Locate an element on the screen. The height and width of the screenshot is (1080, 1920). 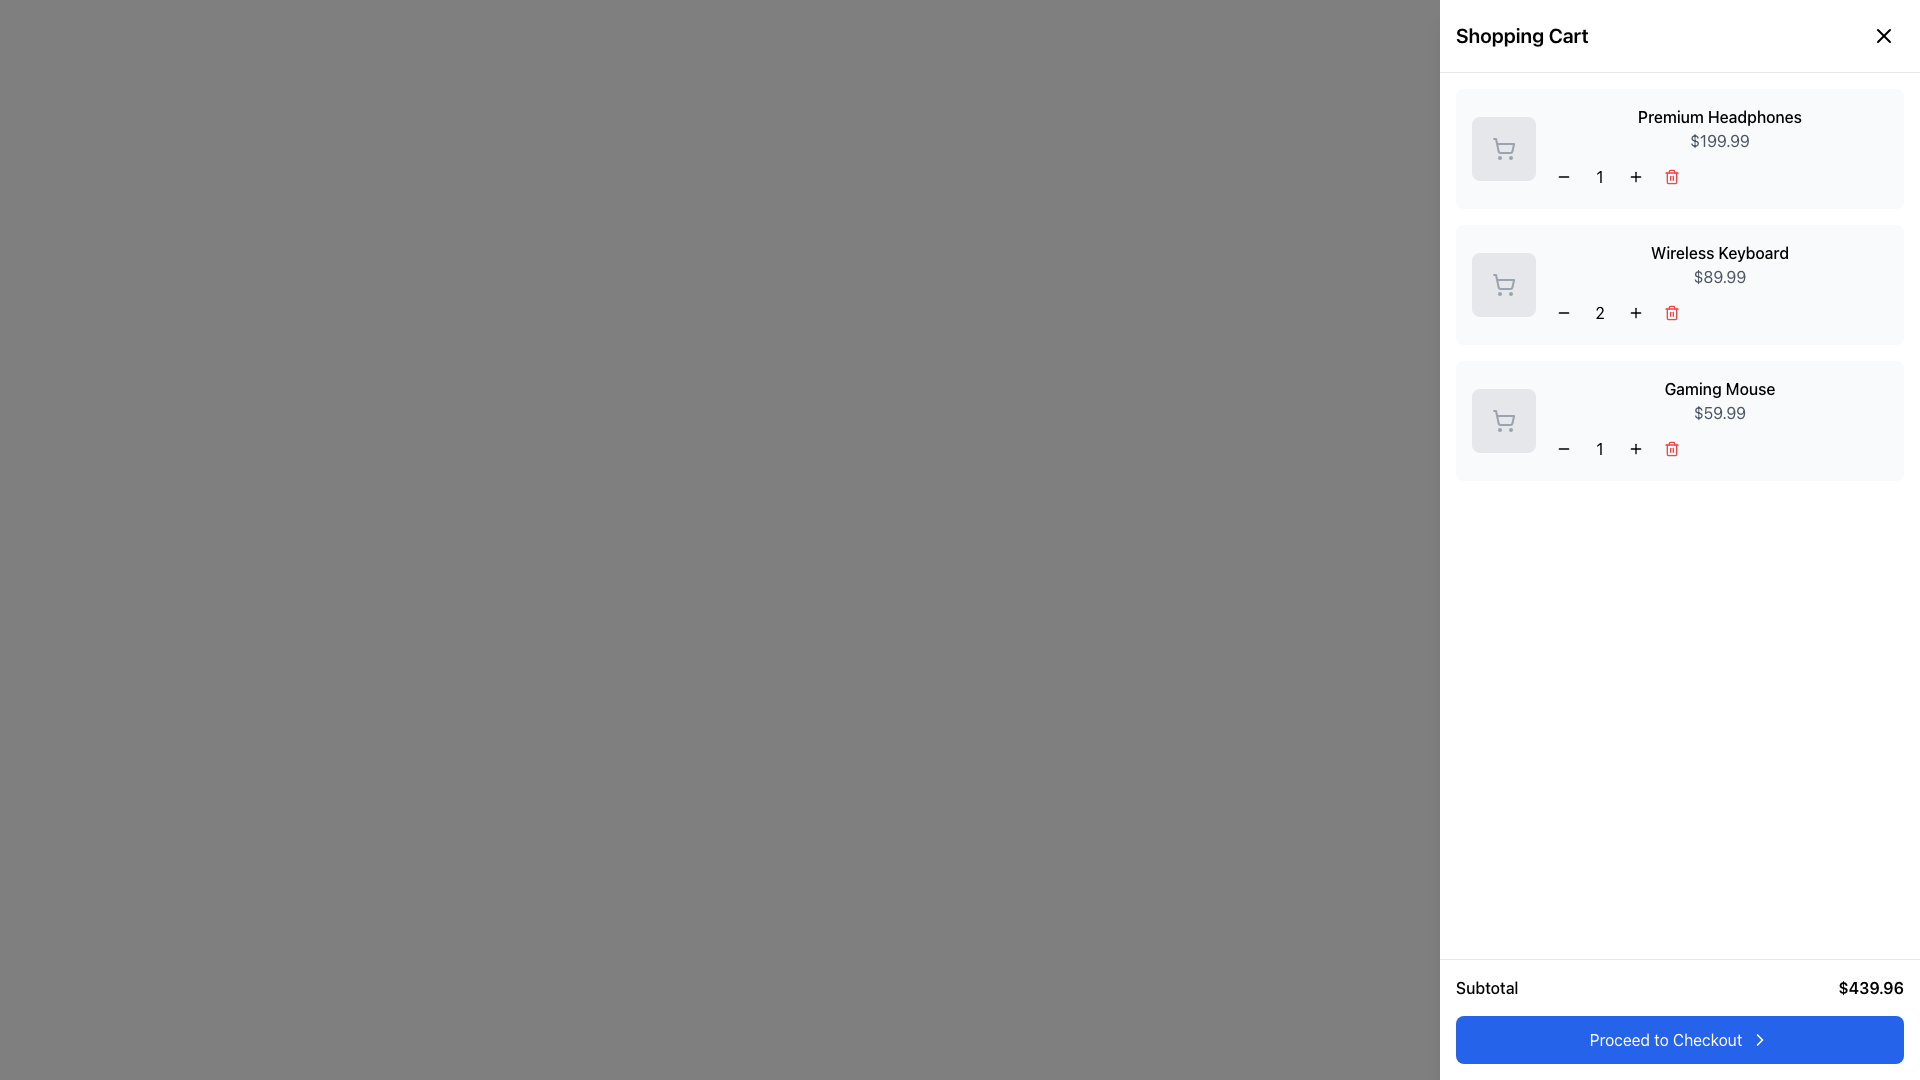
the increment button icon for the 'Wireless Keyboard' item in the shopping cart is located at coordinates (1636, 312).